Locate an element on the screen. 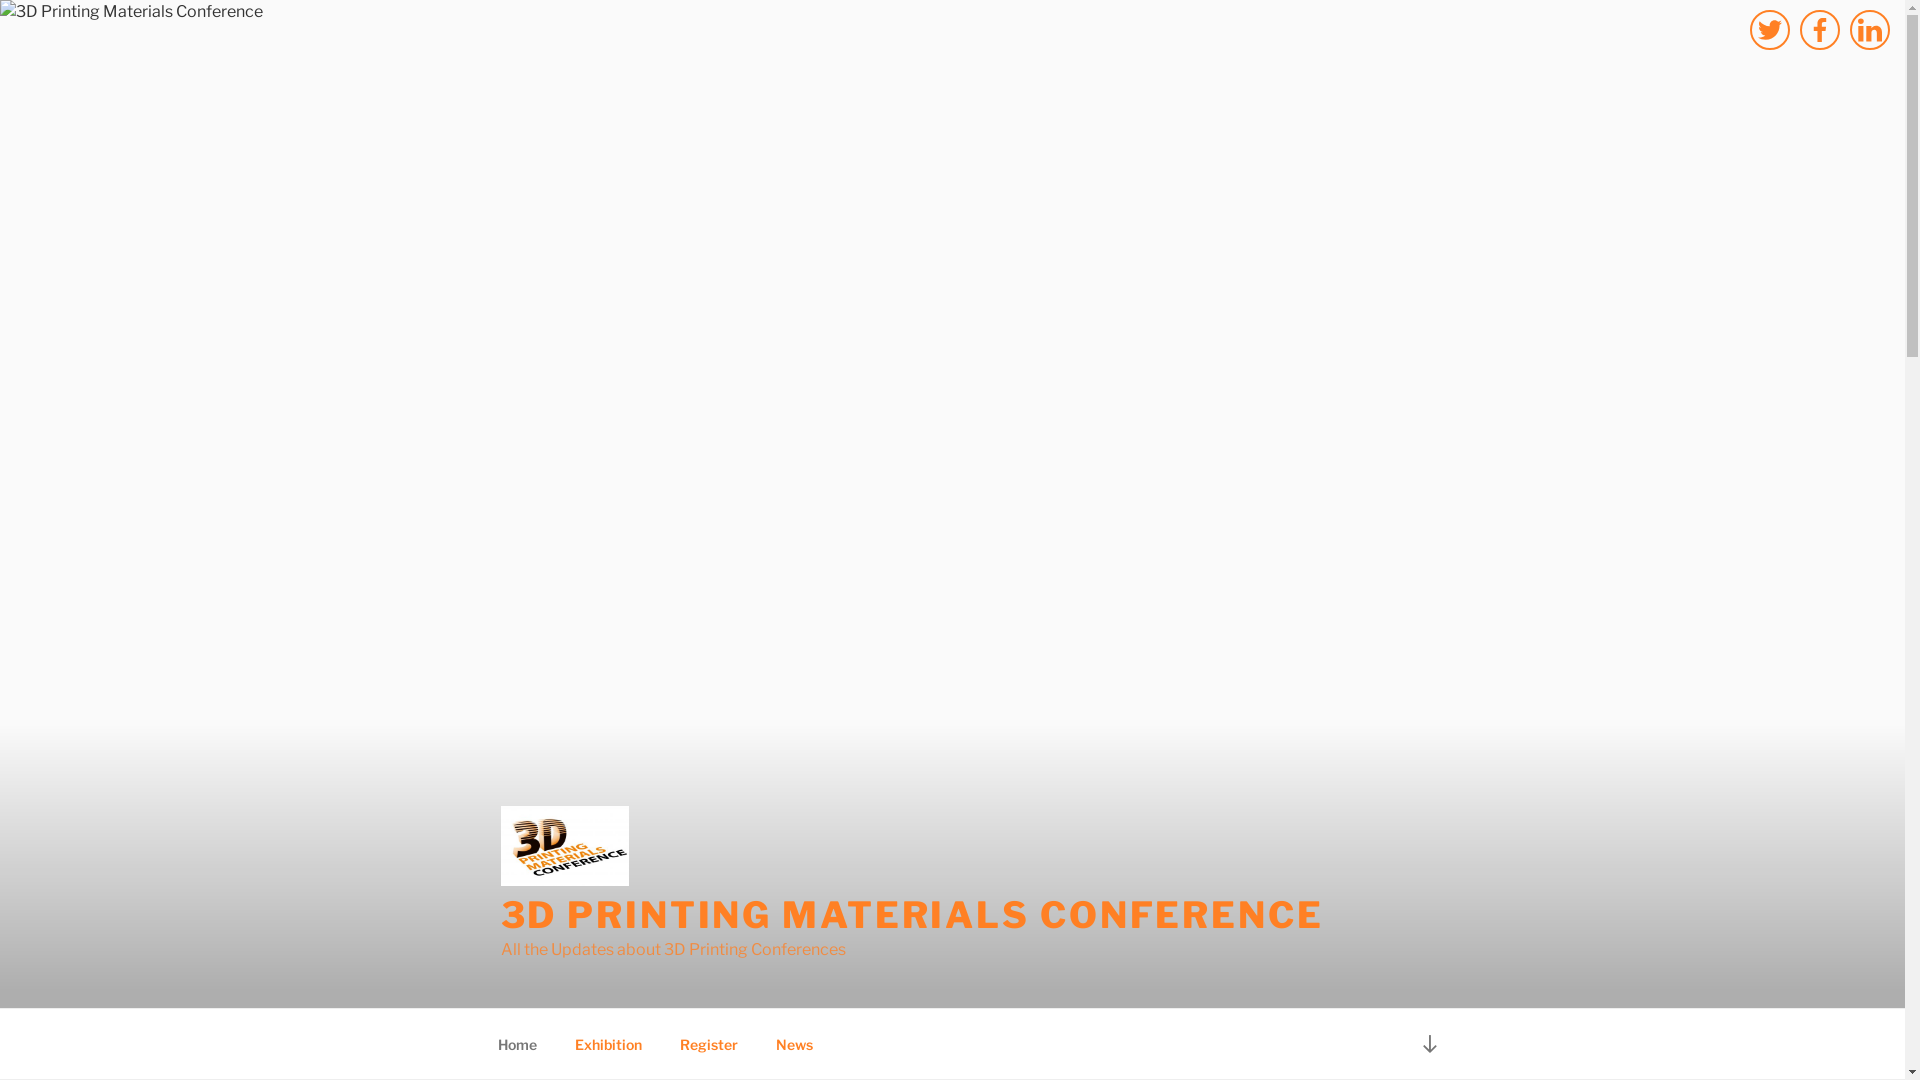  'Register' is located at coordinates (708, 1043).